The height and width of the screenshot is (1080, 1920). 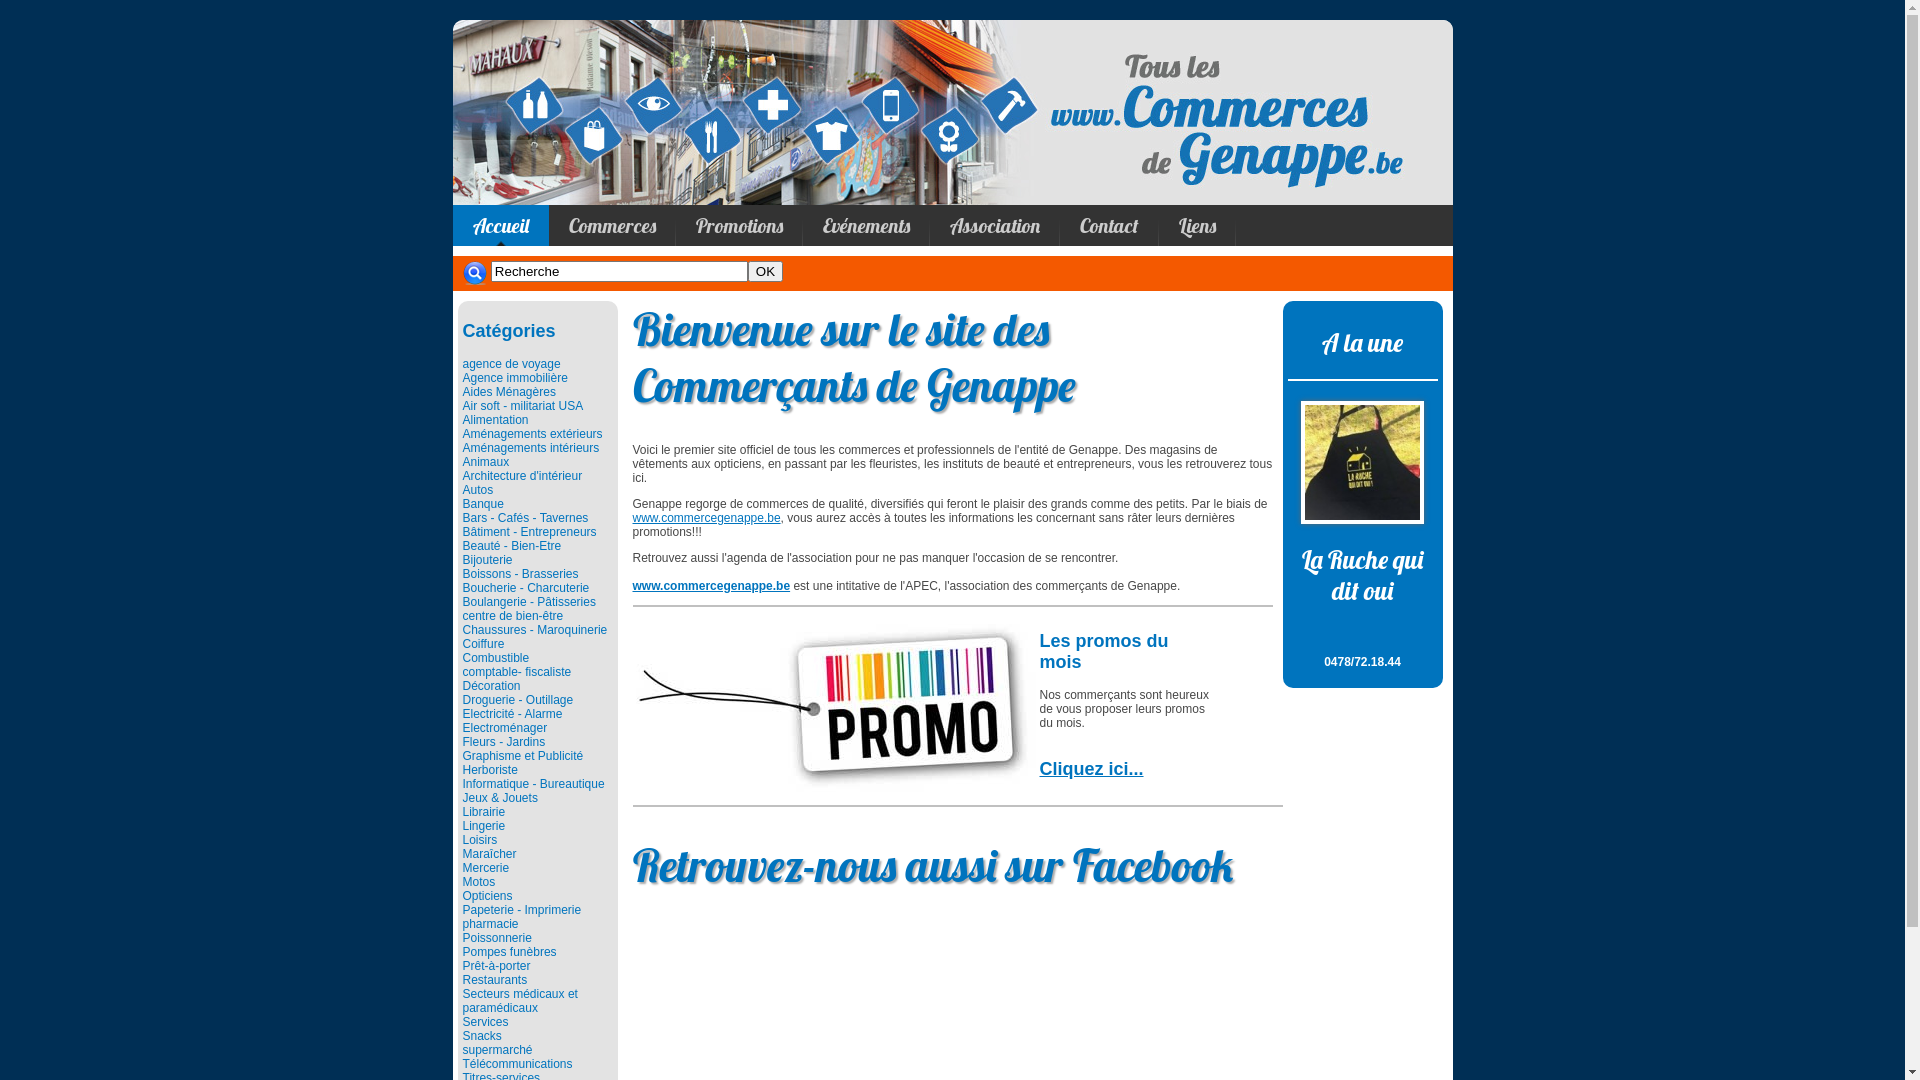 I want to click on 'Chaussures - Maroquinerie', so click(x=534, y=628).